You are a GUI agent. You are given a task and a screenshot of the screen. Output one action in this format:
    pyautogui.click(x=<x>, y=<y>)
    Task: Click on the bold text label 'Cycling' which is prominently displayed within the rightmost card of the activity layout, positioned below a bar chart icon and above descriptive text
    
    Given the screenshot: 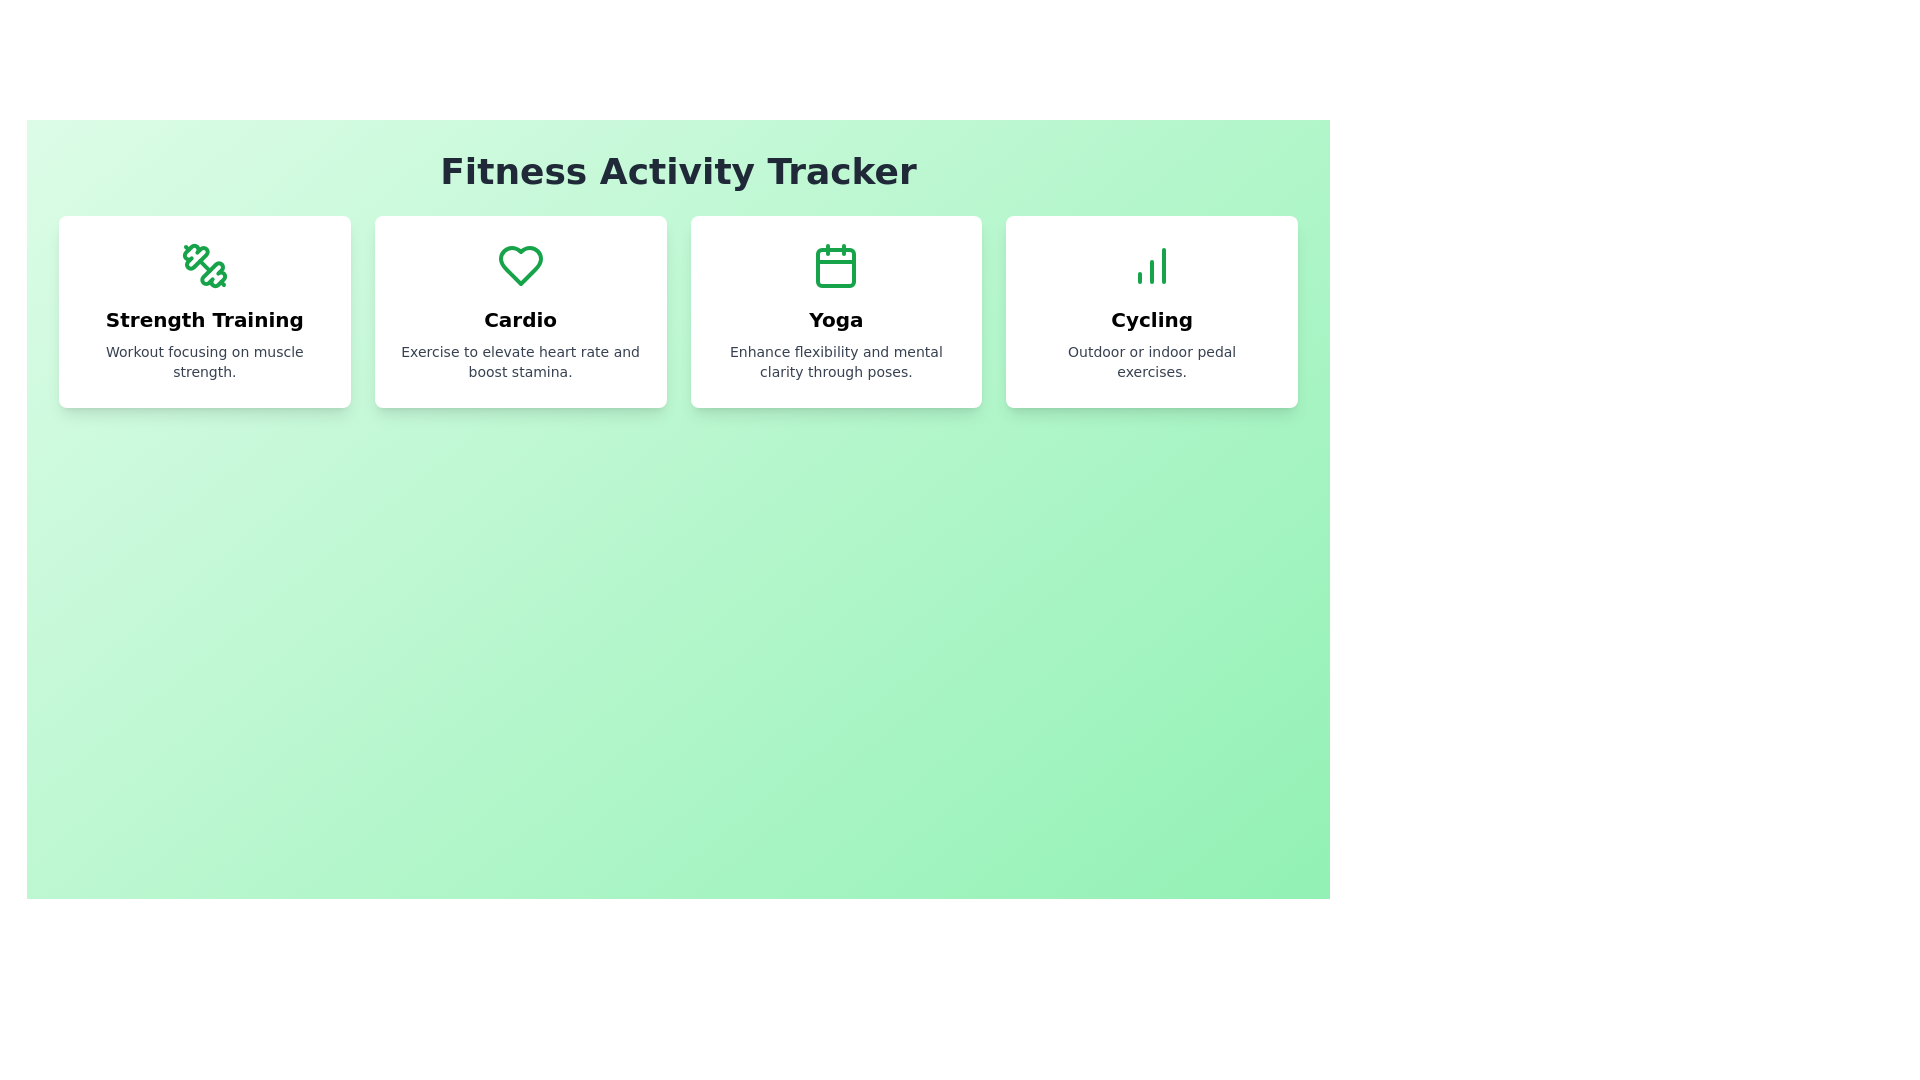 What is the action you would take?
    pyautogui.click(x=1152, y=319)
    